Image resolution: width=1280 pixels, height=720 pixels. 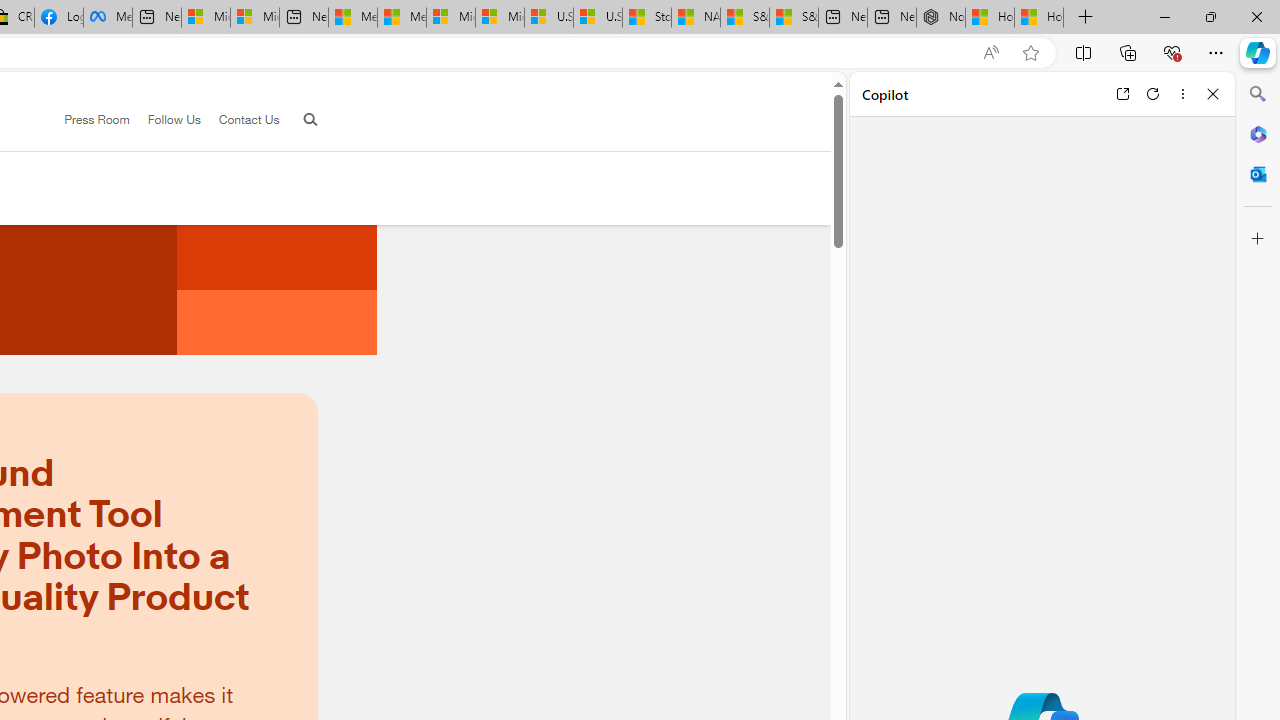 I want to click on 'Meta Store', so click(x=107, y=17).